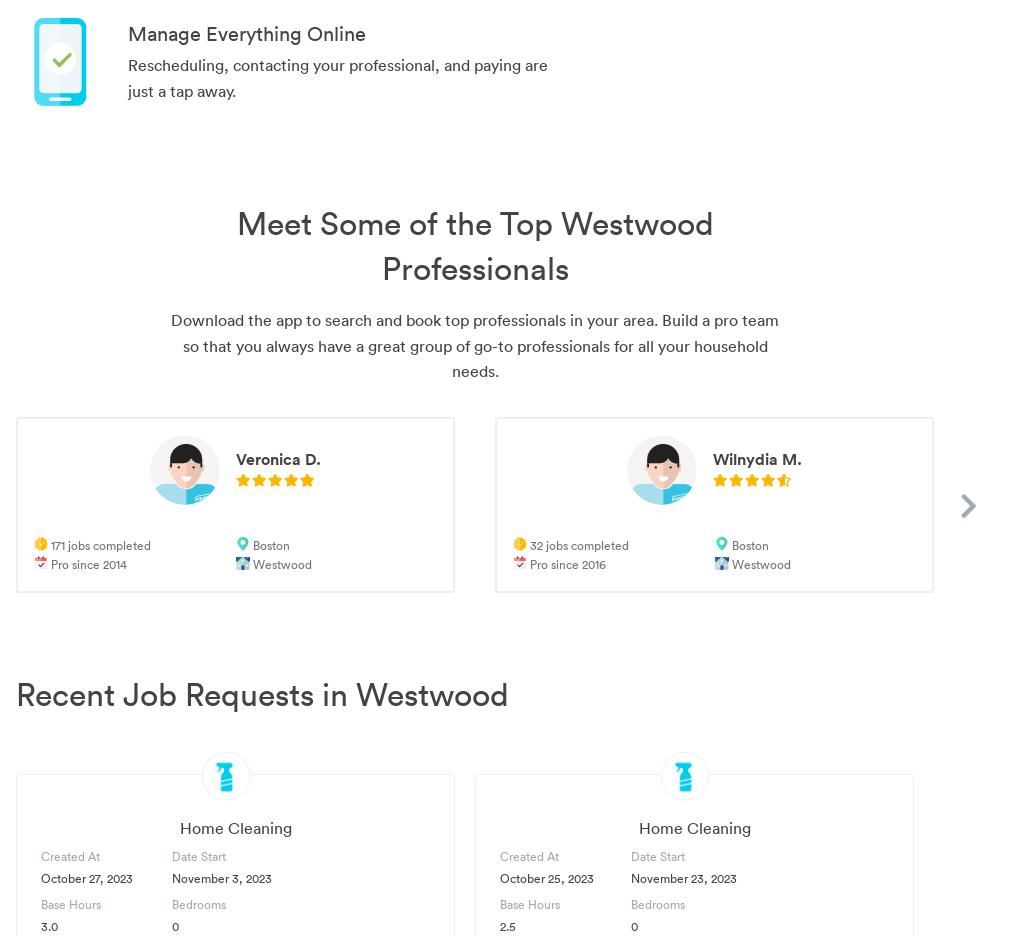 The width and height of the screenshot is (1024, 936). Describe the element at coordinates (87, 876) in the screenshot. I see `'October 27, 2023'` at that location.